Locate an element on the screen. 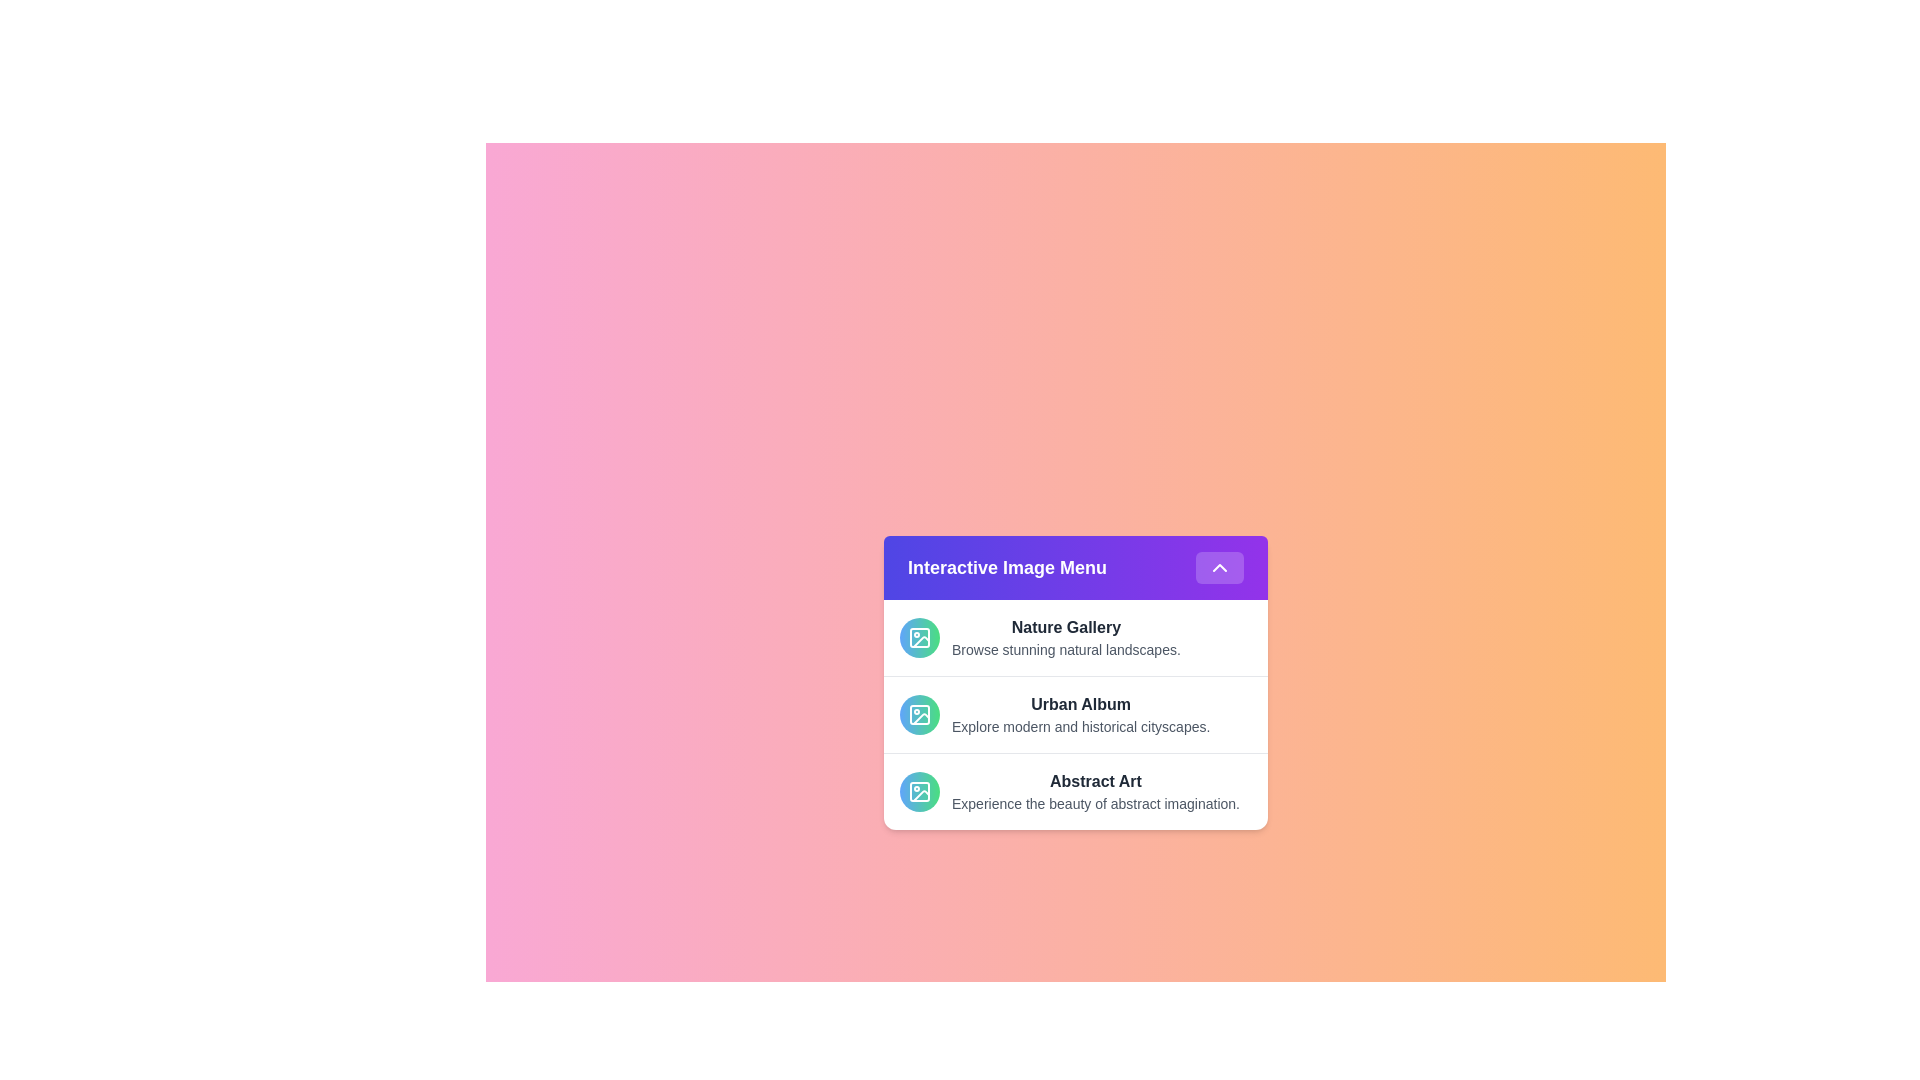 The image size is (1920, 1080). toggle button in the header to toggle the menu visibility is located at coordinates (1218, 567).